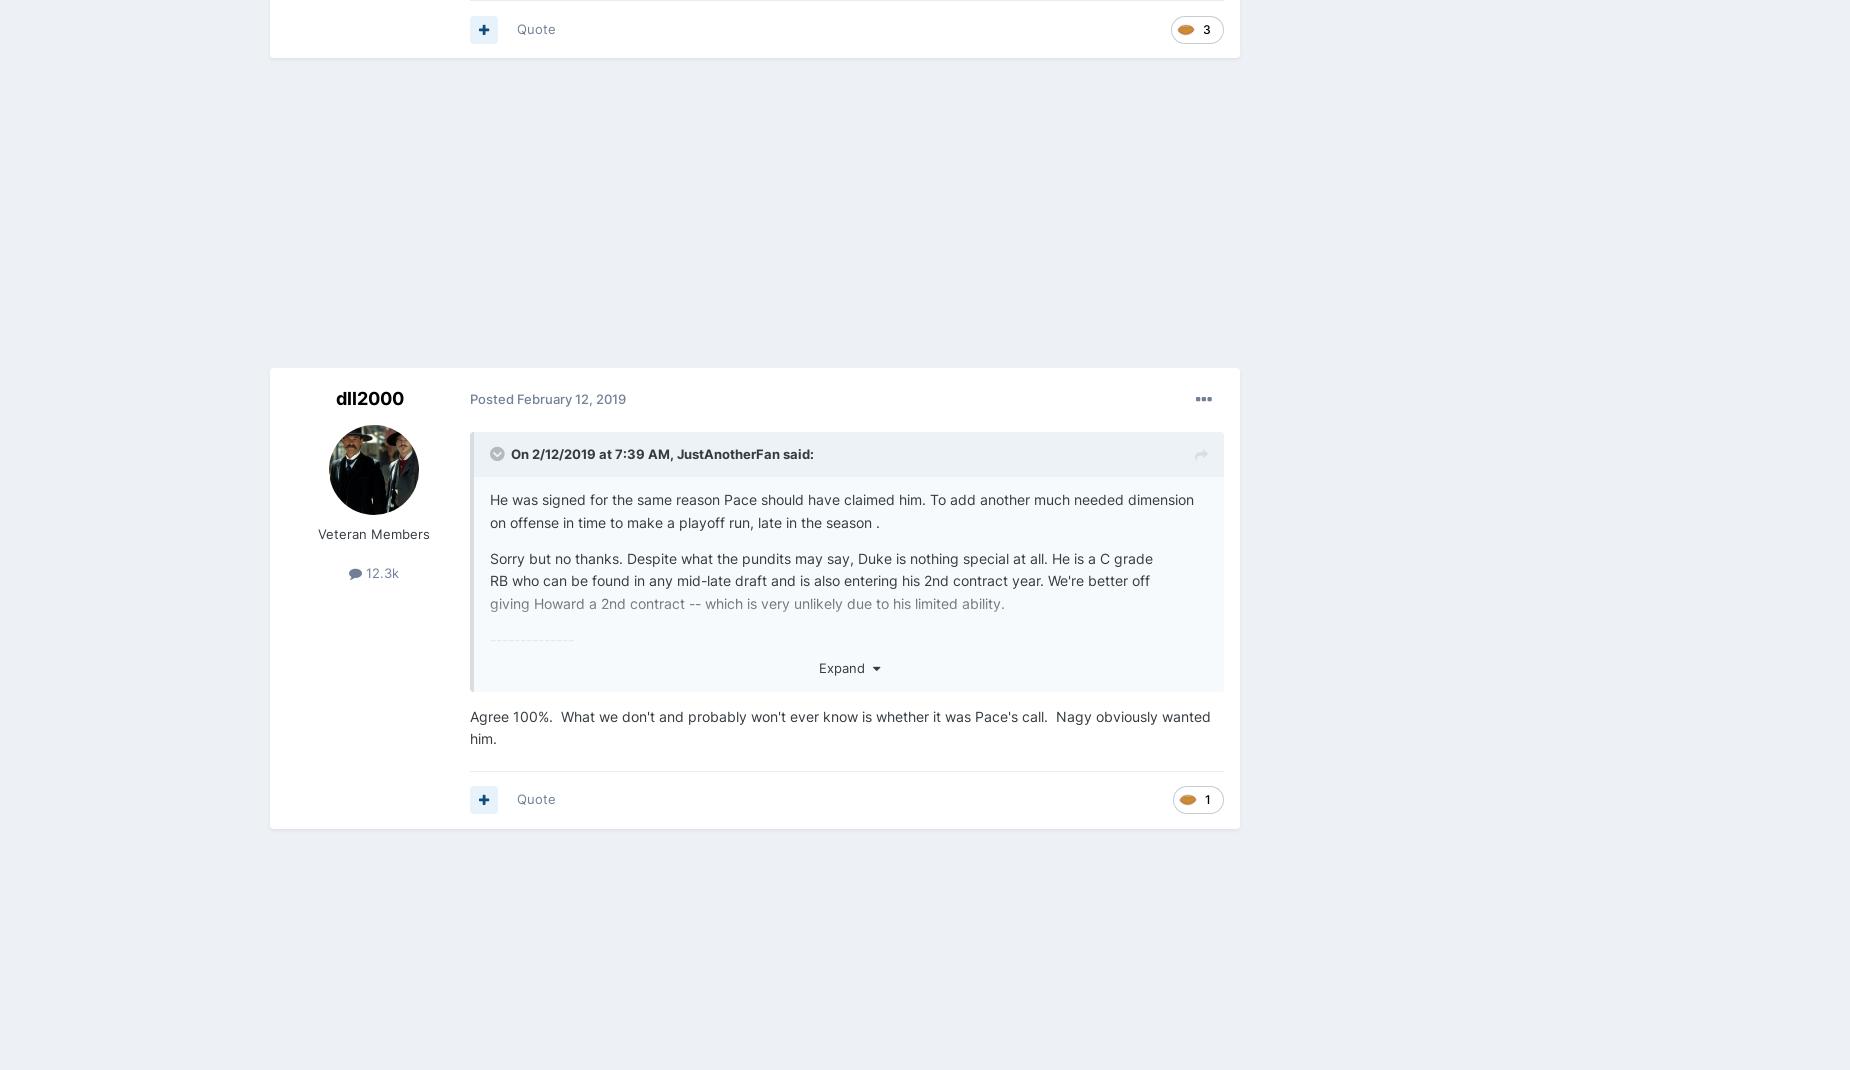  I want to click on 'He was signed for the same reason Pace should have claimed him. To add another much needed dimension on offense in time to make a playoff run, late in the season .', so click(490, 510).